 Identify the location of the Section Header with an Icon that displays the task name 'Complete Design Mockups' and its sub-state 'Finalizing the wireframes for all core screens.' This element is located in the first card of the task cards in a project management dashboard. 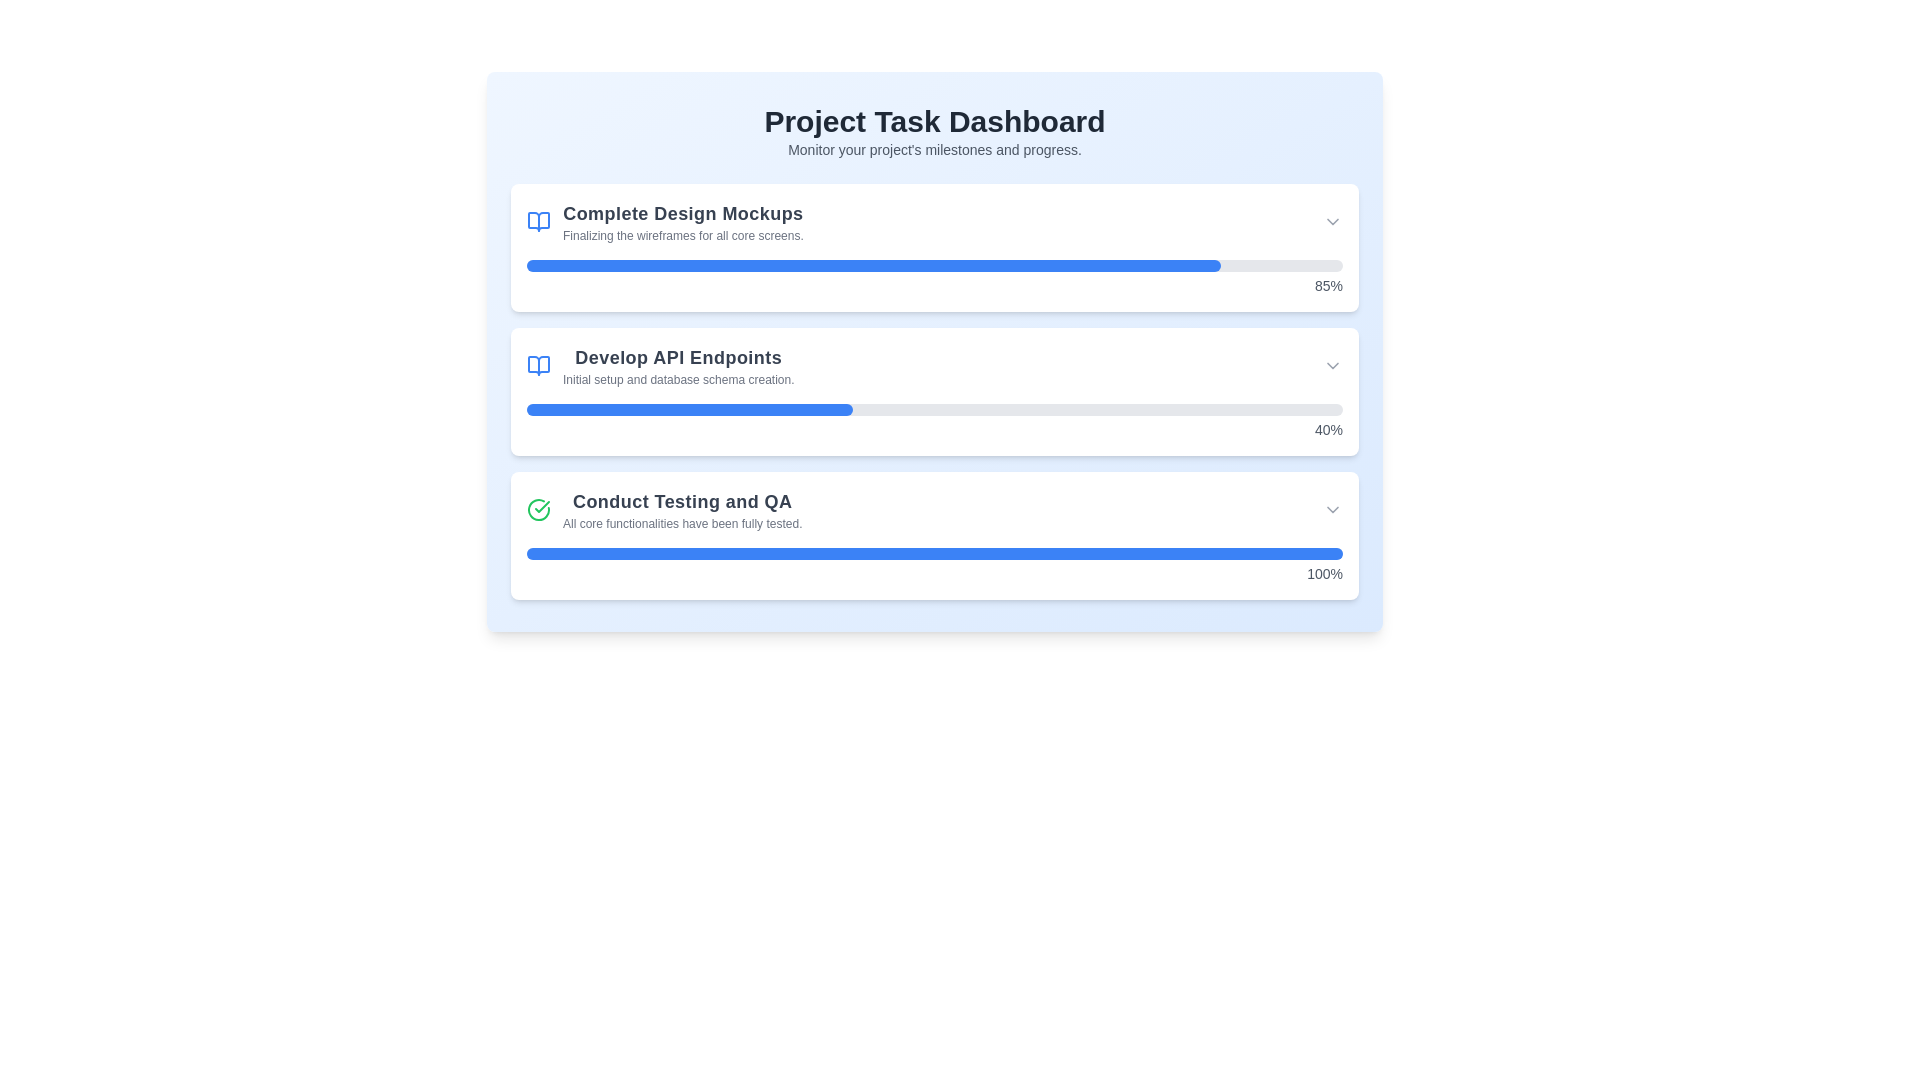
(665, 222).